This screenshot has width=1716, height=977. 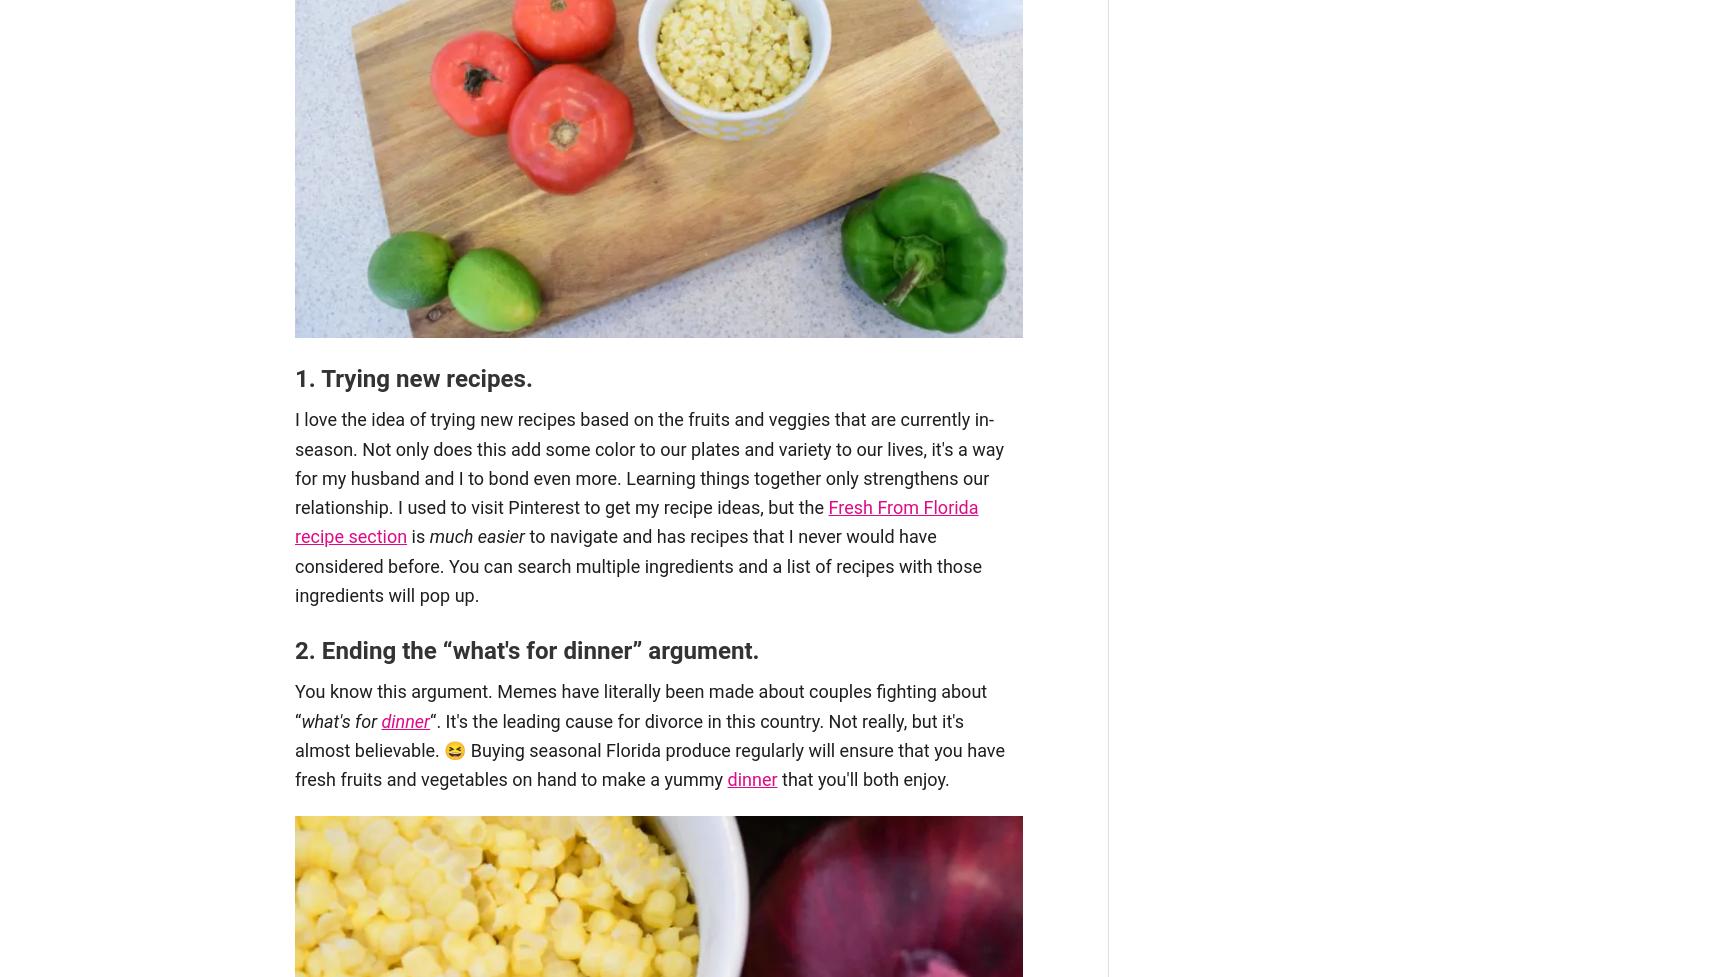 I want to click on '1. Trying new recipes.', so click(x=413, y=378).